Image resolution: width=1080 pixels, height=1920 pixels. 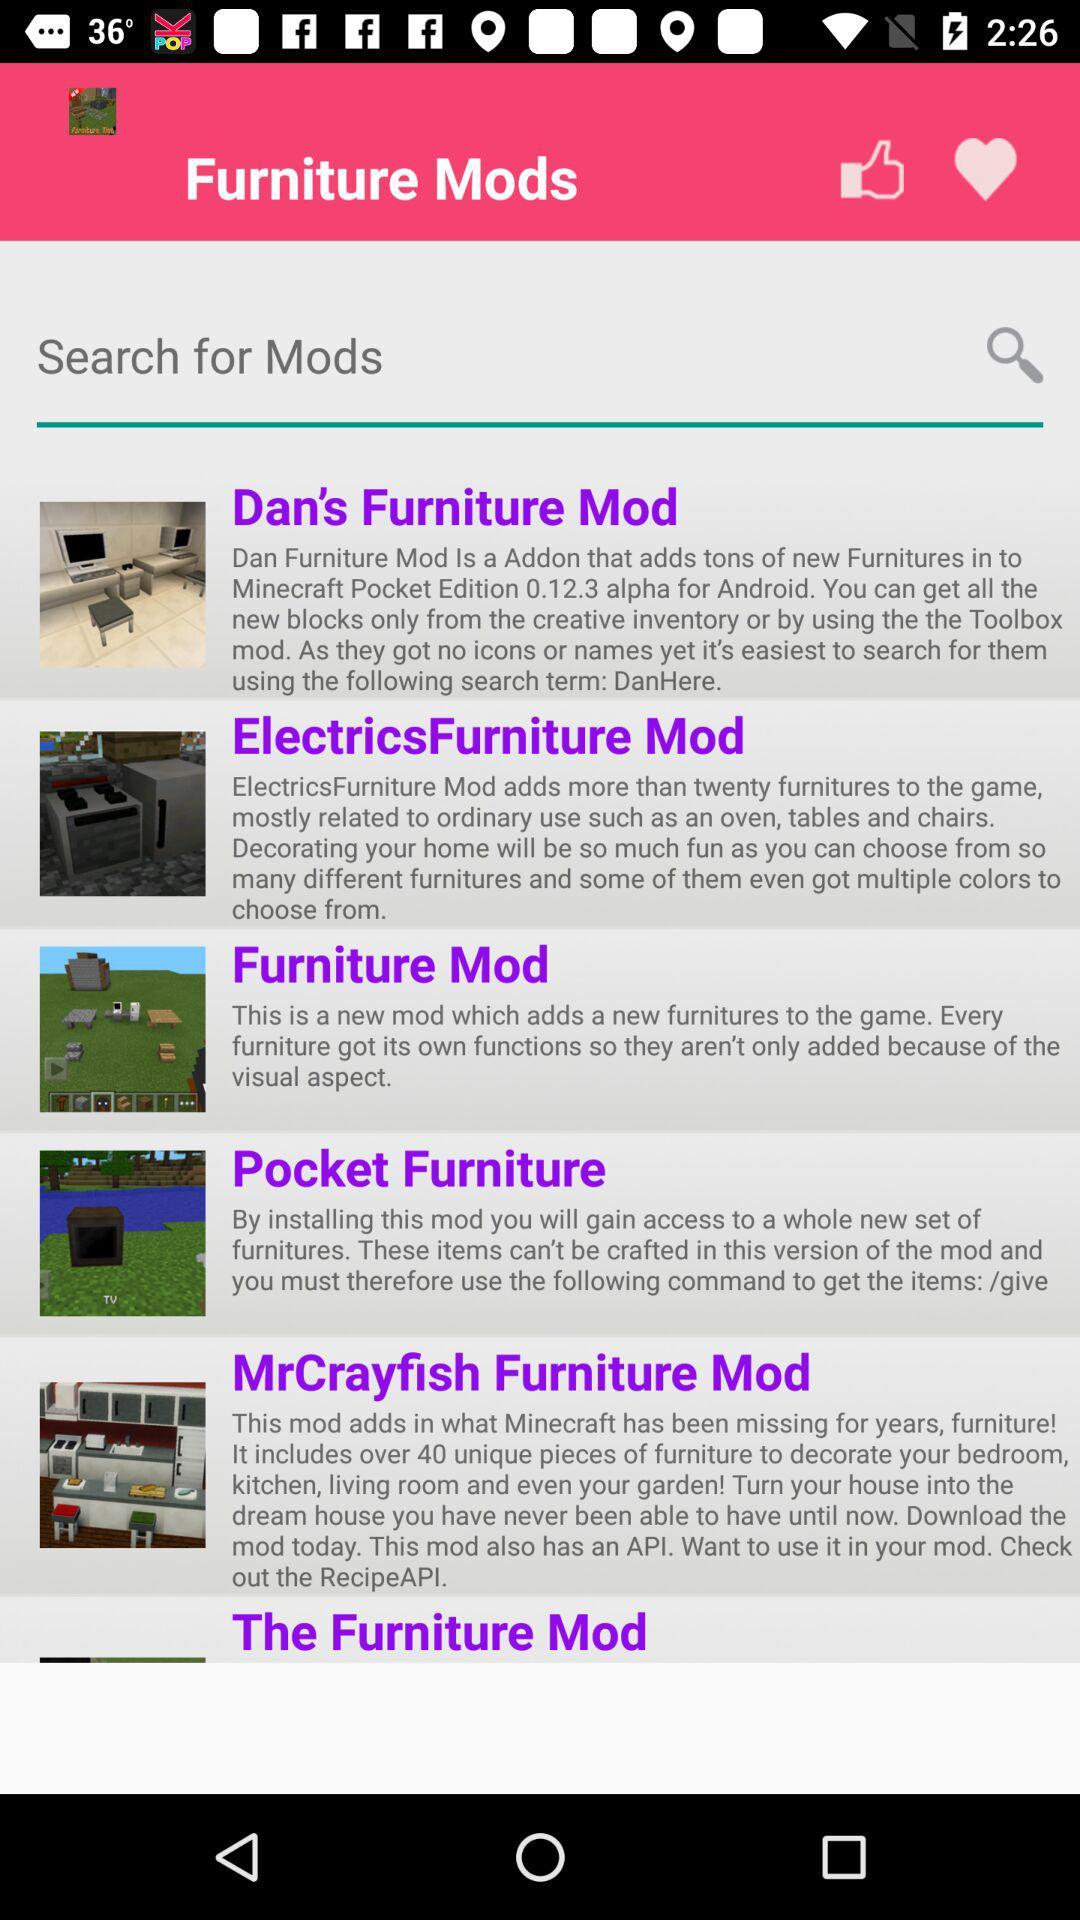 I want to click on the item below pocket furniture app, so click(x=655, y=1248).